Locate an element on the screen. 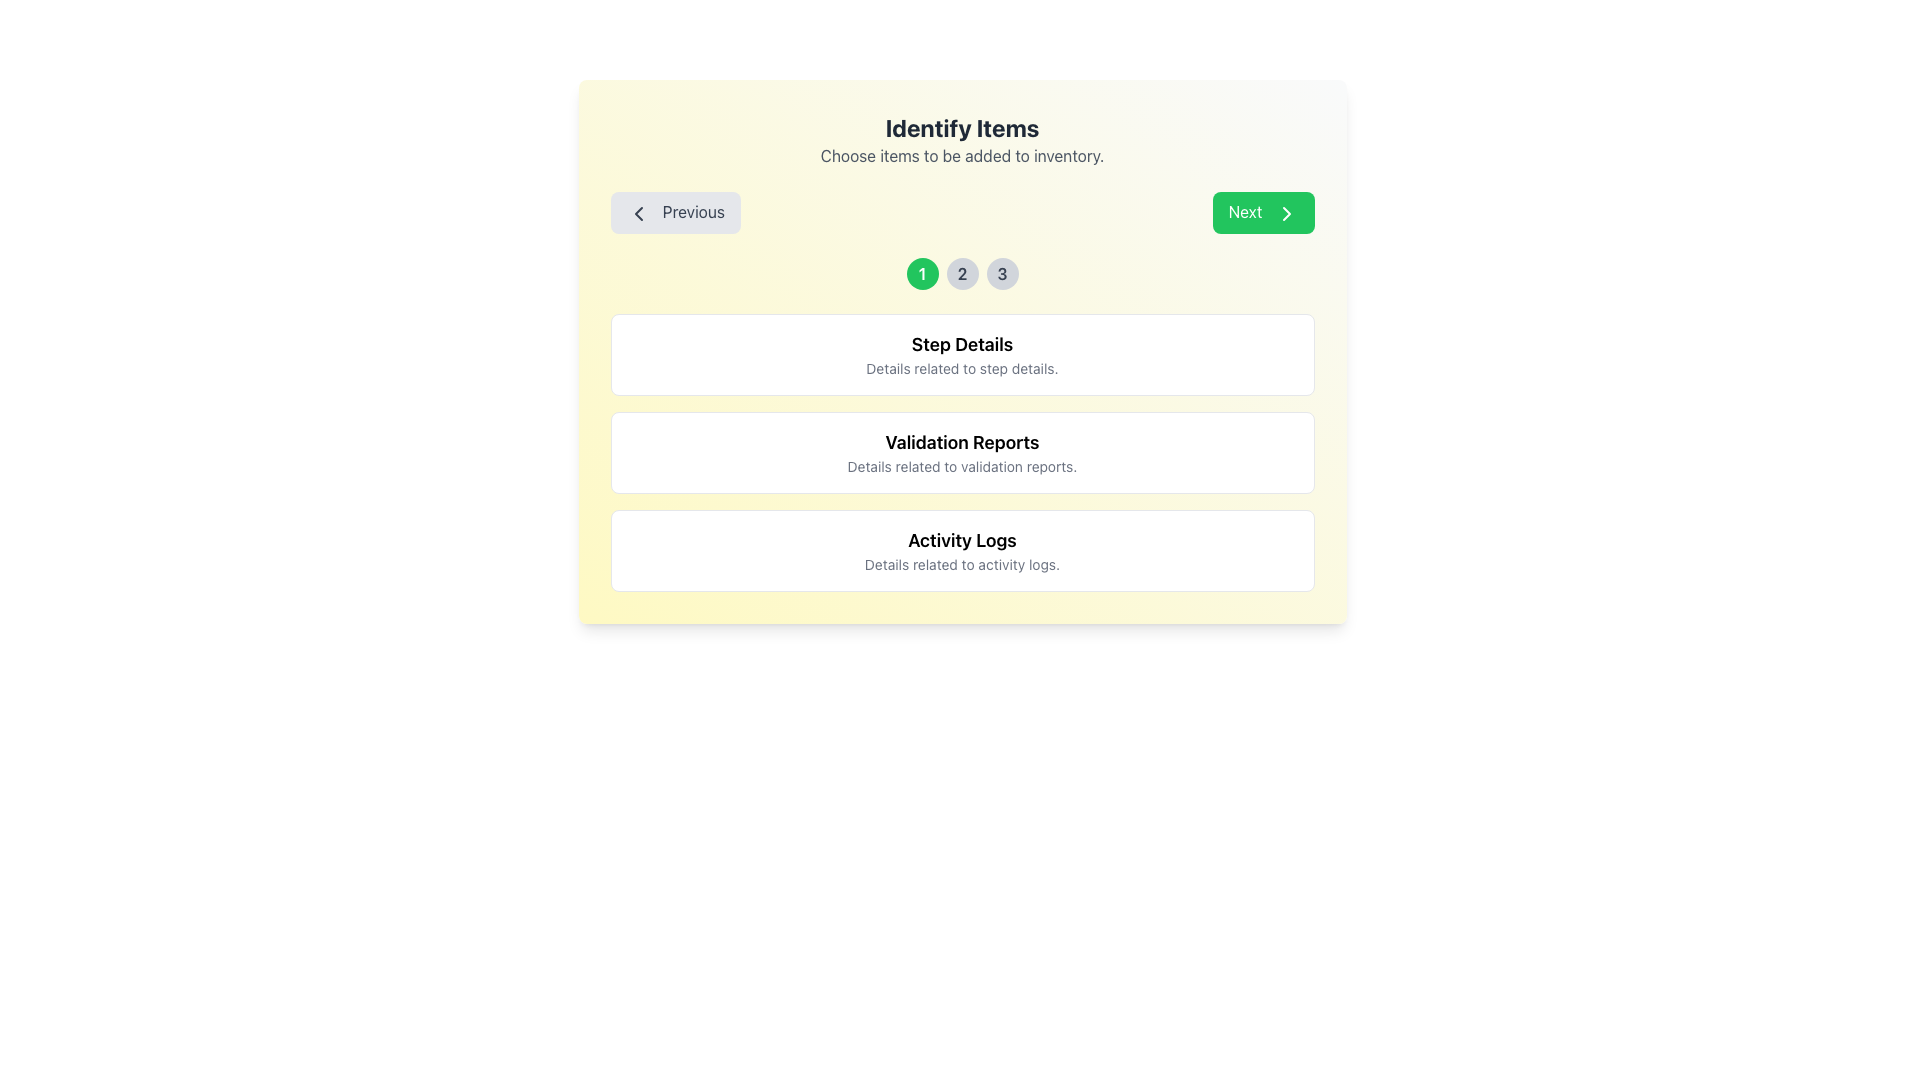 Image resolution: width=1920 pixels, height=1080 pixels. the header text element that indicates the section for item identification, positioned above the 'Choose items to be added to inventory' text is located at coordinates (962, 127).